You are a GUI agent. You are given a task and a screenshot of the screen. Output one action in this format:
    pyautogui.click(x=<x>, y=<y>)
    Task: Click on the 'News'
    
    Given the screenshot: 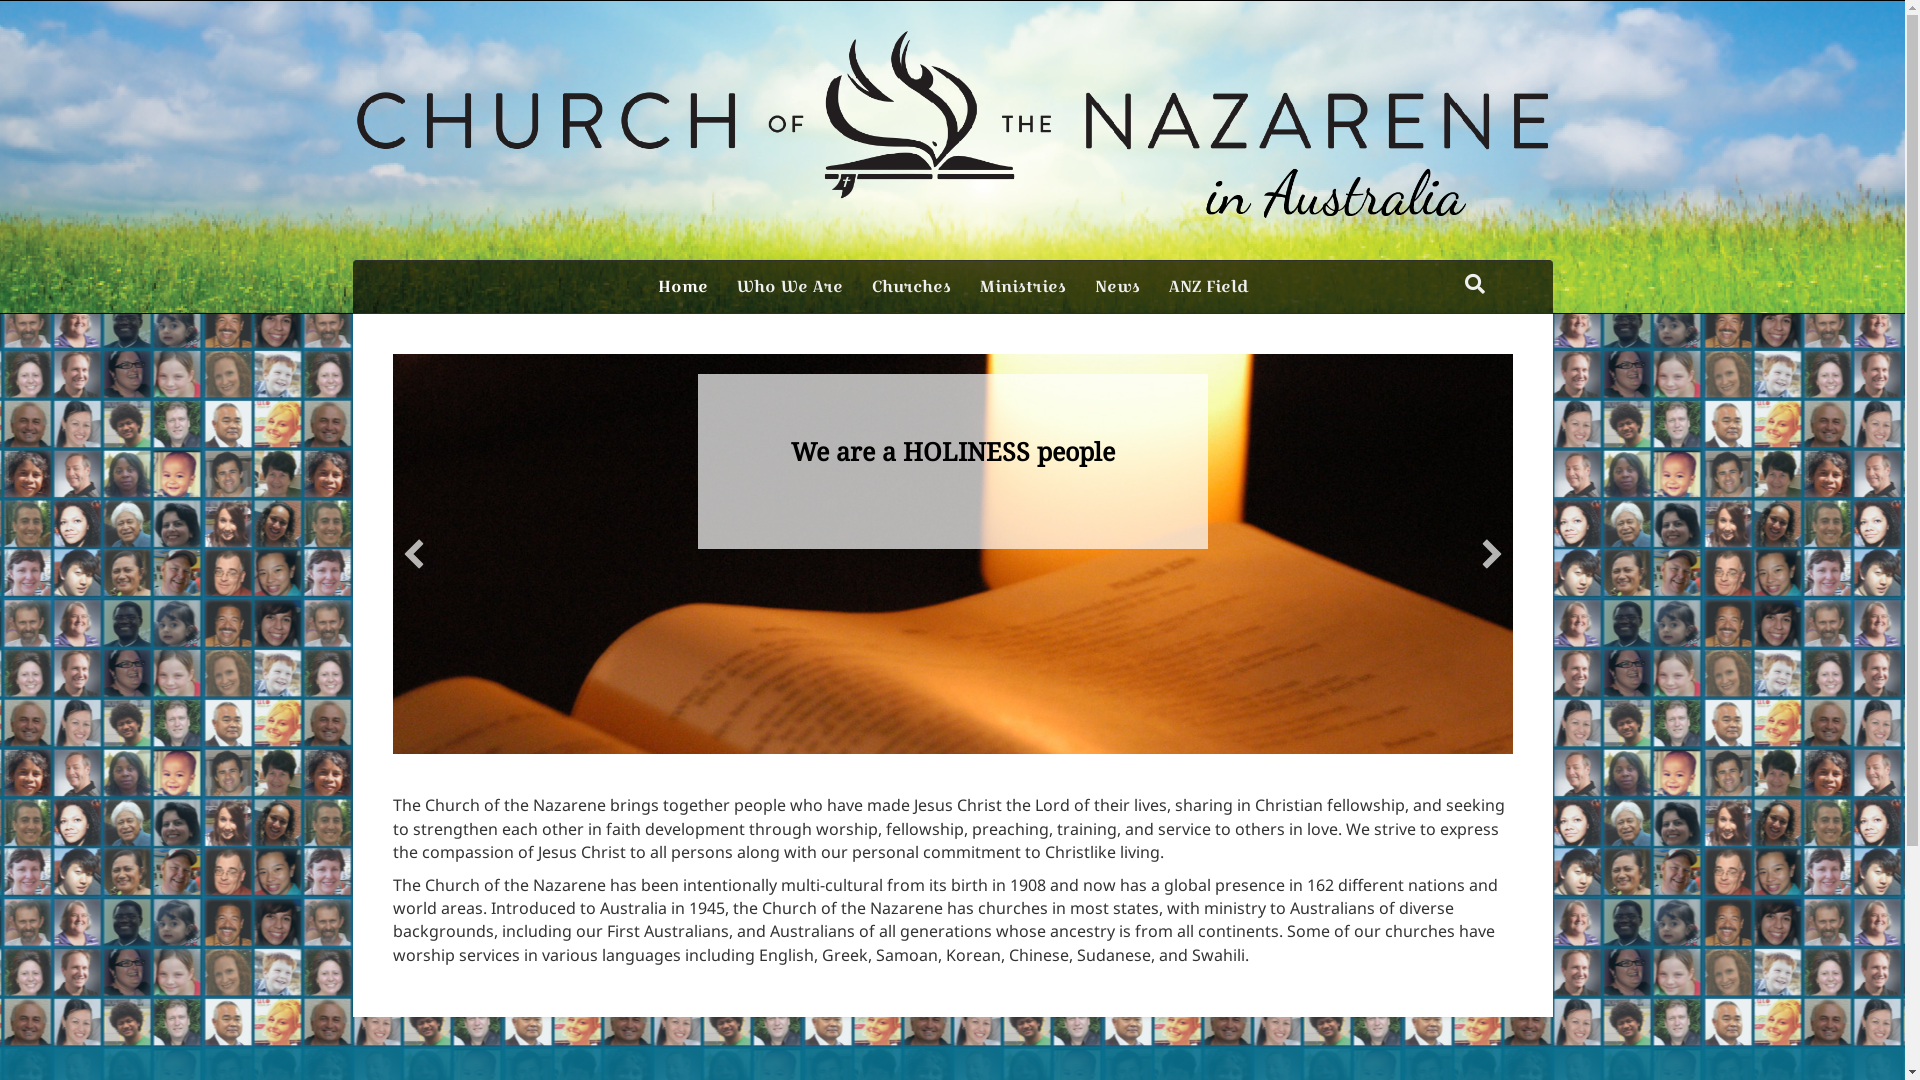 What is the action you would take?
    pyautogui.click(x=1115, y=286)
    